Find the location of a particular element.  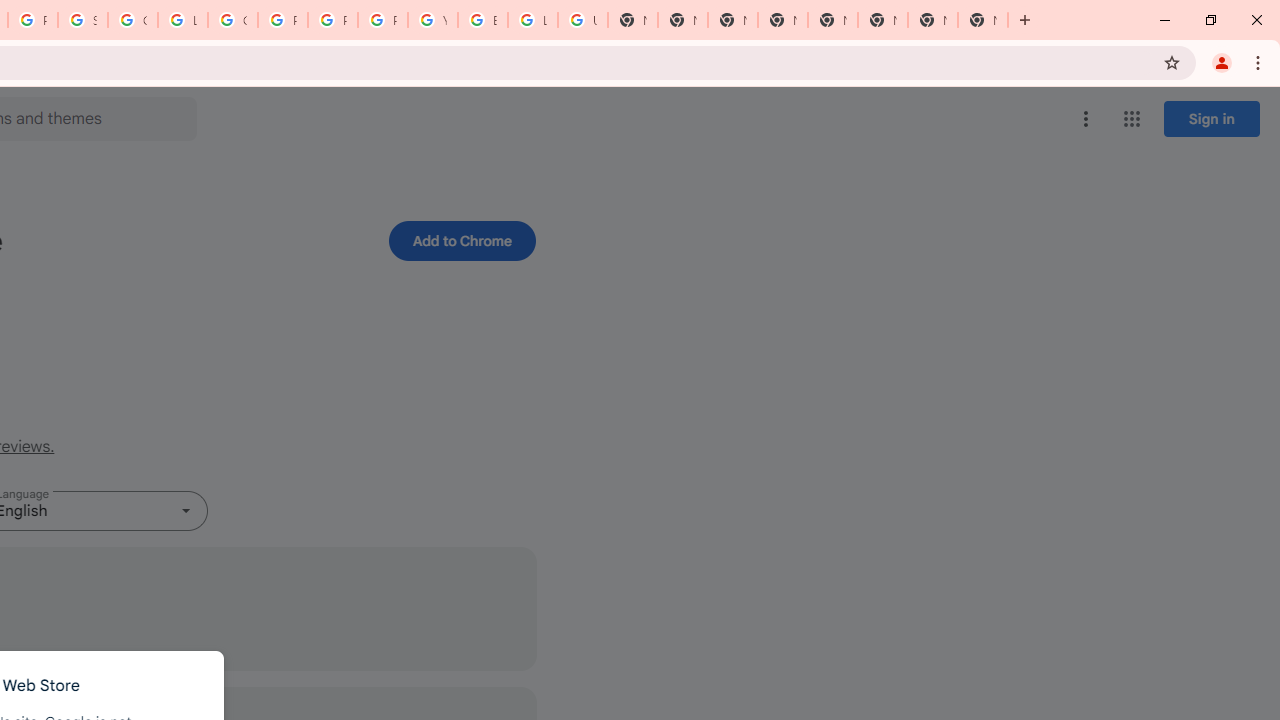

'Privacy Help Center - Policies Help' is located at coordinates (282, 20).